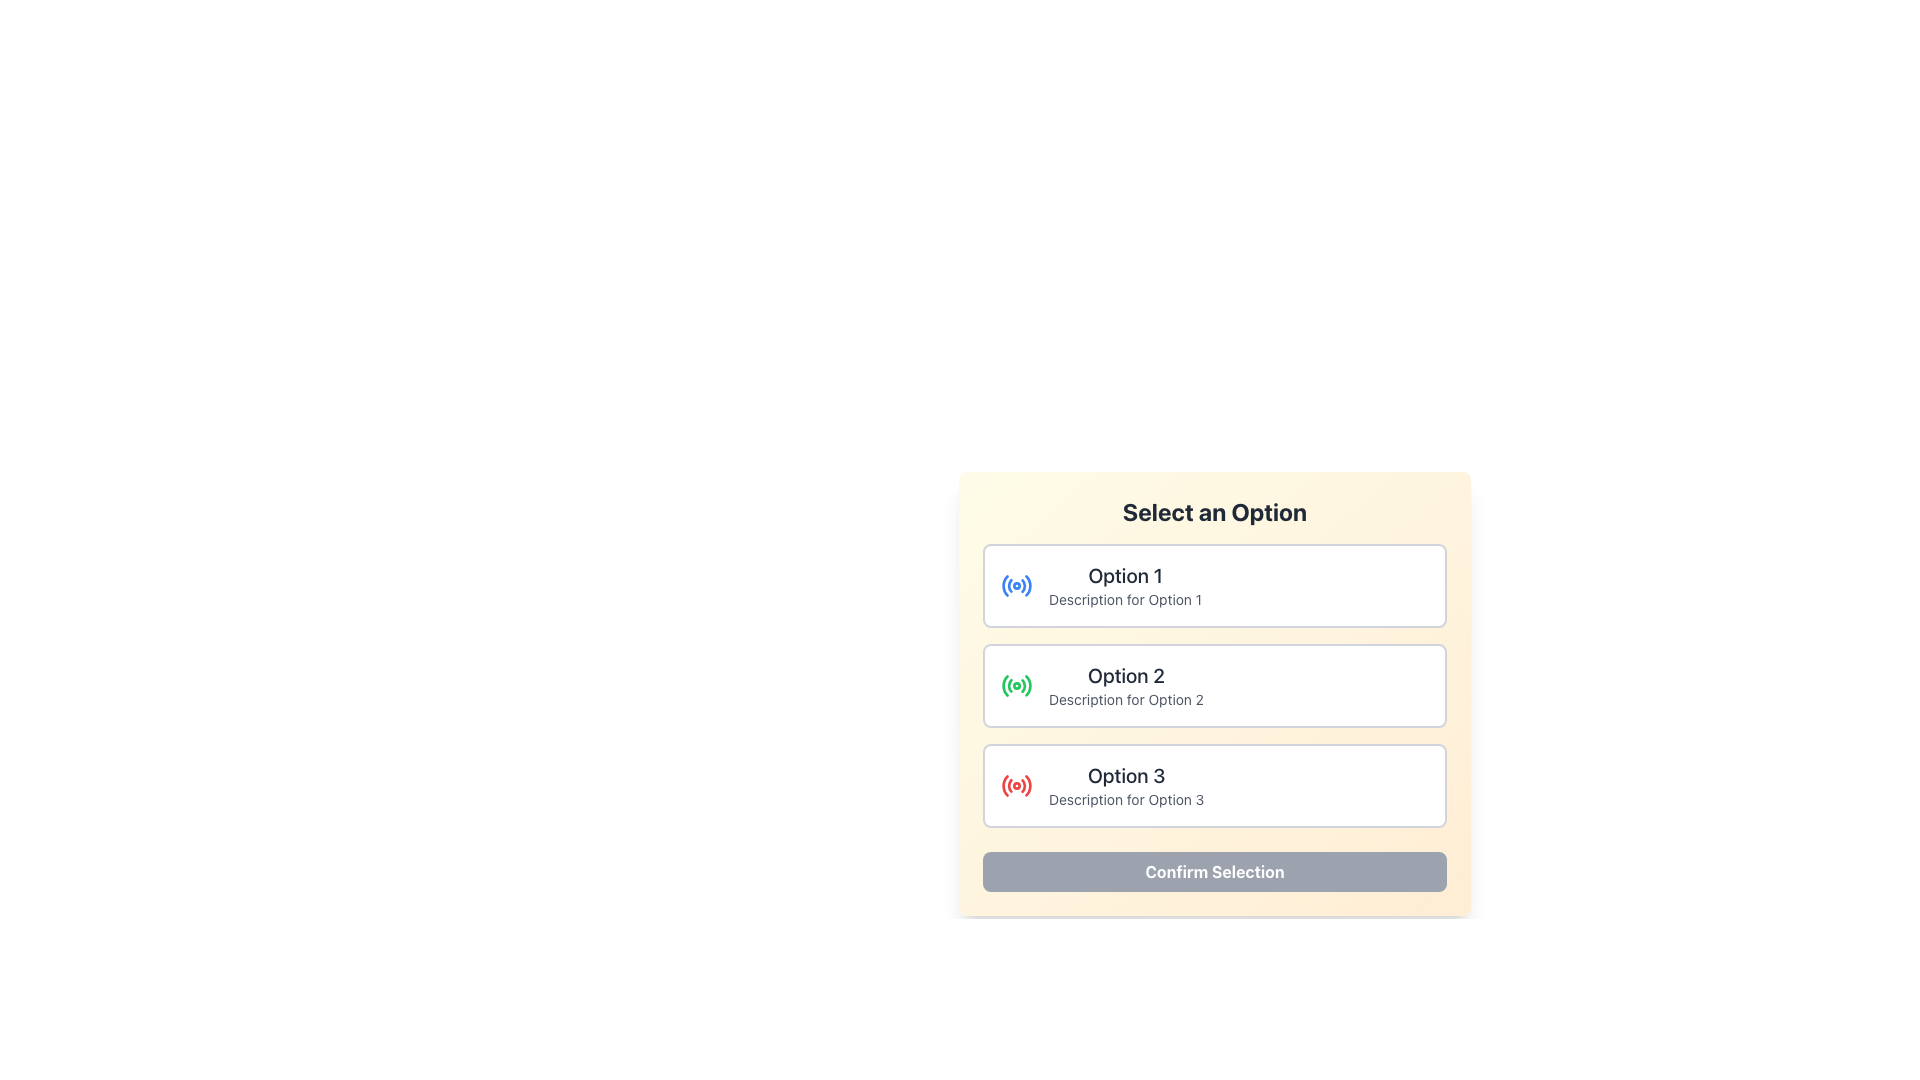 The width and height of the screenshot is (1920, 1080). Describe the element at coordinates (1017, 785) in the screenshot. I see `the red circular icon resembling radio signal waves located in the third option row of the options section` at that location.